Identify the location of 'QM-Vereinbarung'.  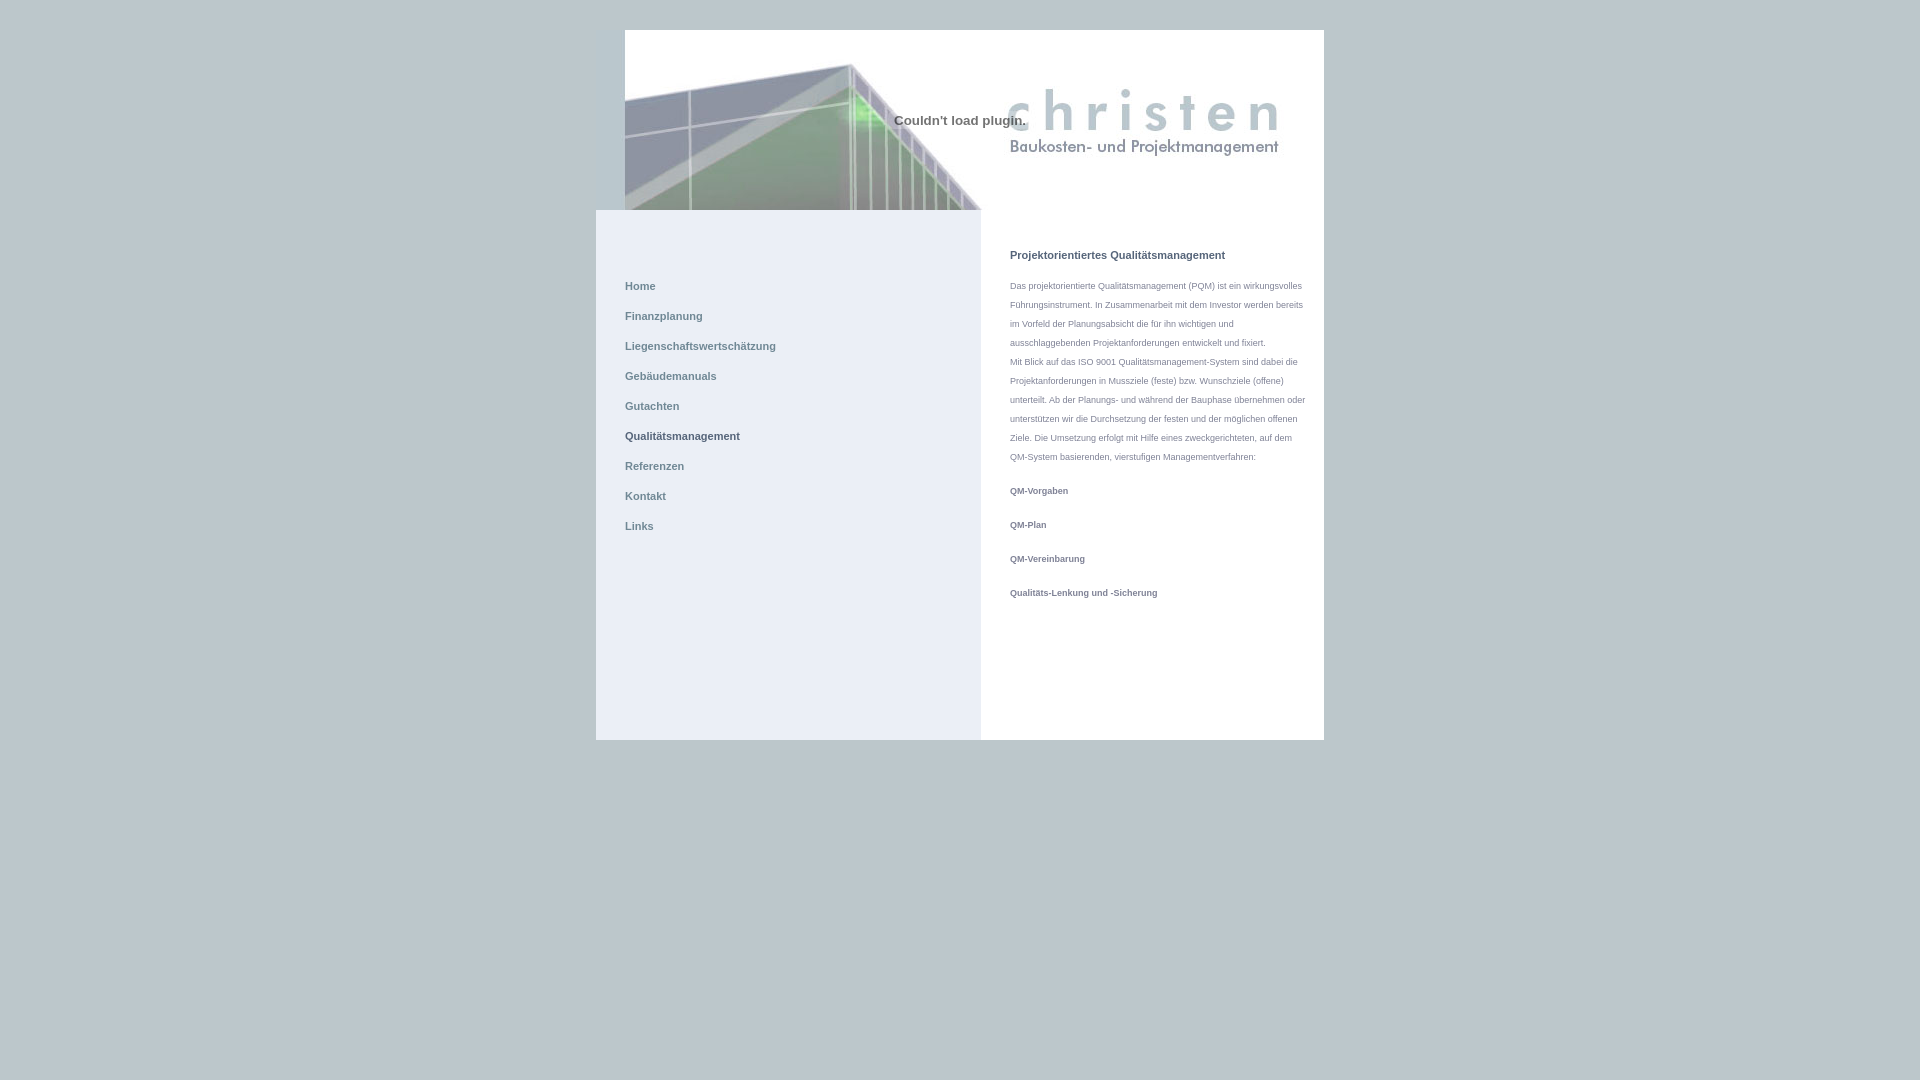
(1046, 559).